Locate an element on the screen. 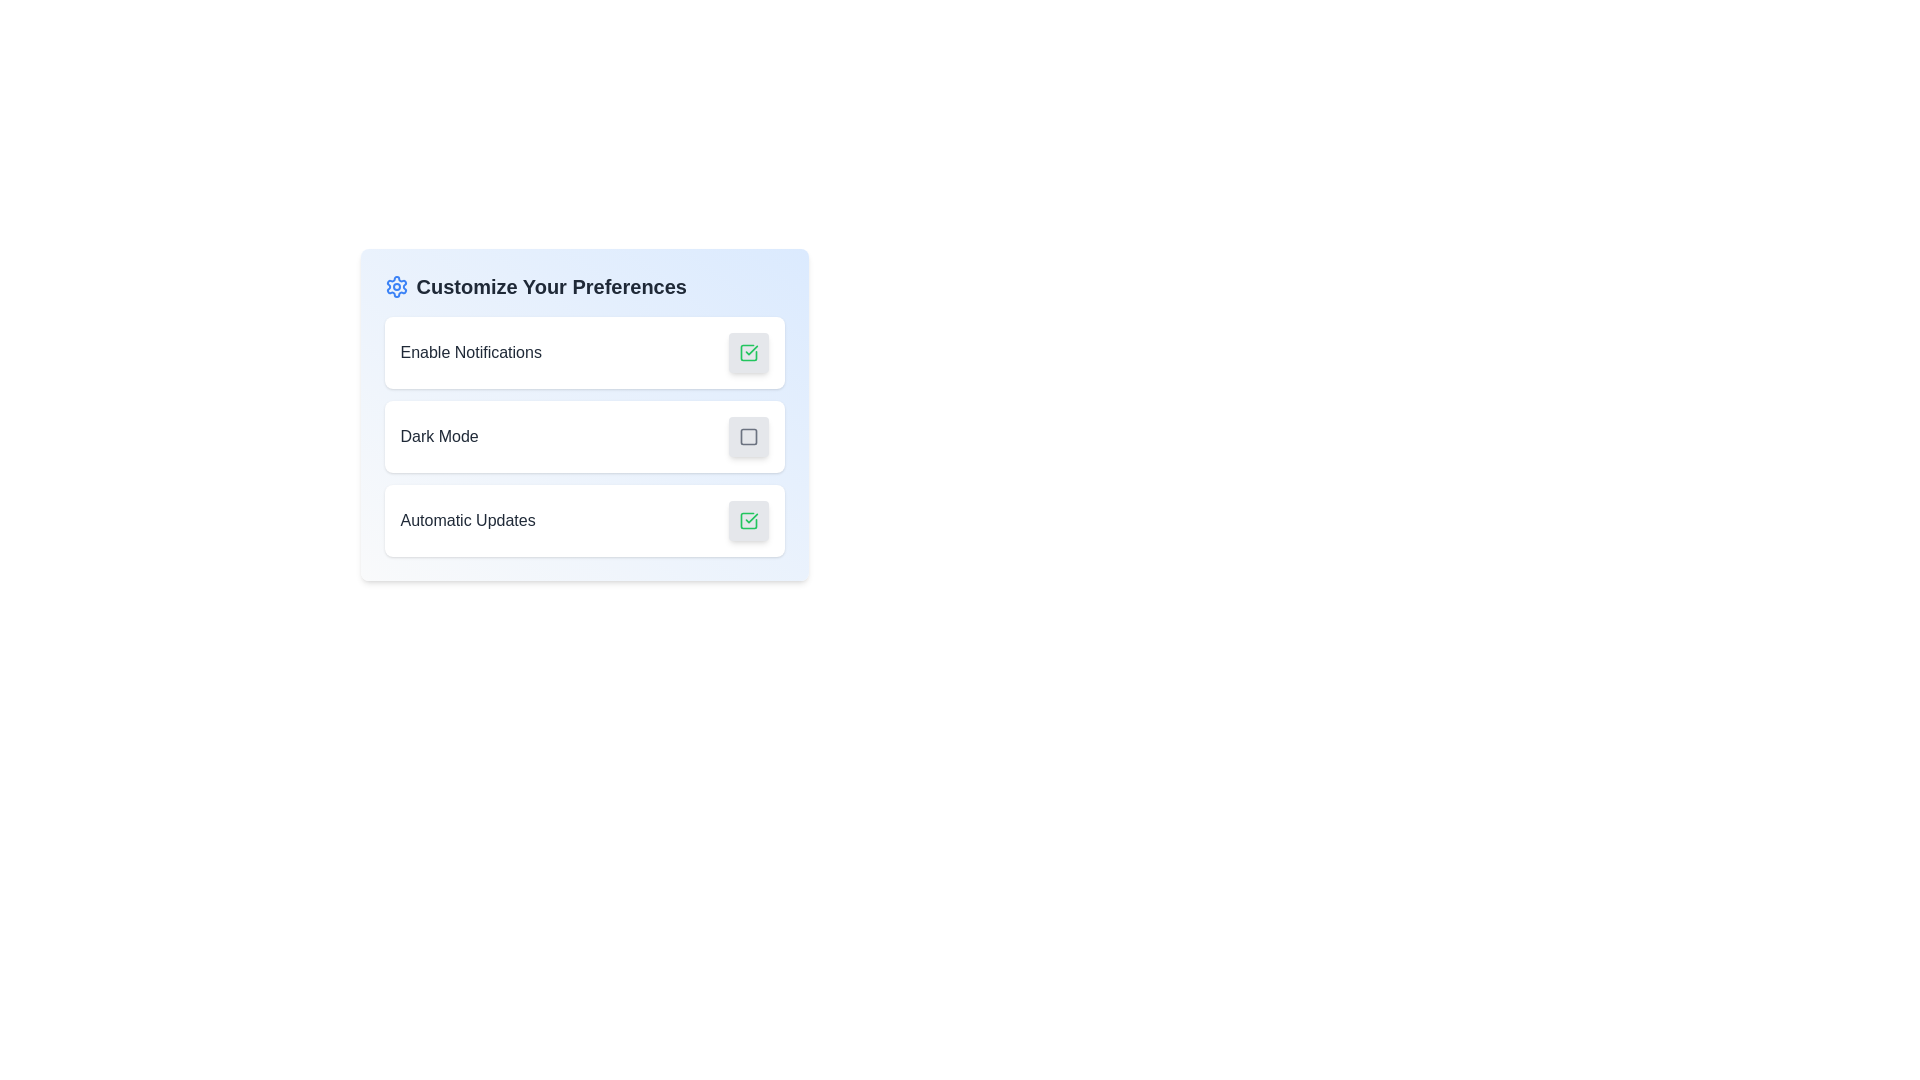 This screenshot has width=1920, height=1080. the rounded square button with a light gray background and a square icon, located at the right side of the 'Dark Mode' row is located at coordinates (747, 435).